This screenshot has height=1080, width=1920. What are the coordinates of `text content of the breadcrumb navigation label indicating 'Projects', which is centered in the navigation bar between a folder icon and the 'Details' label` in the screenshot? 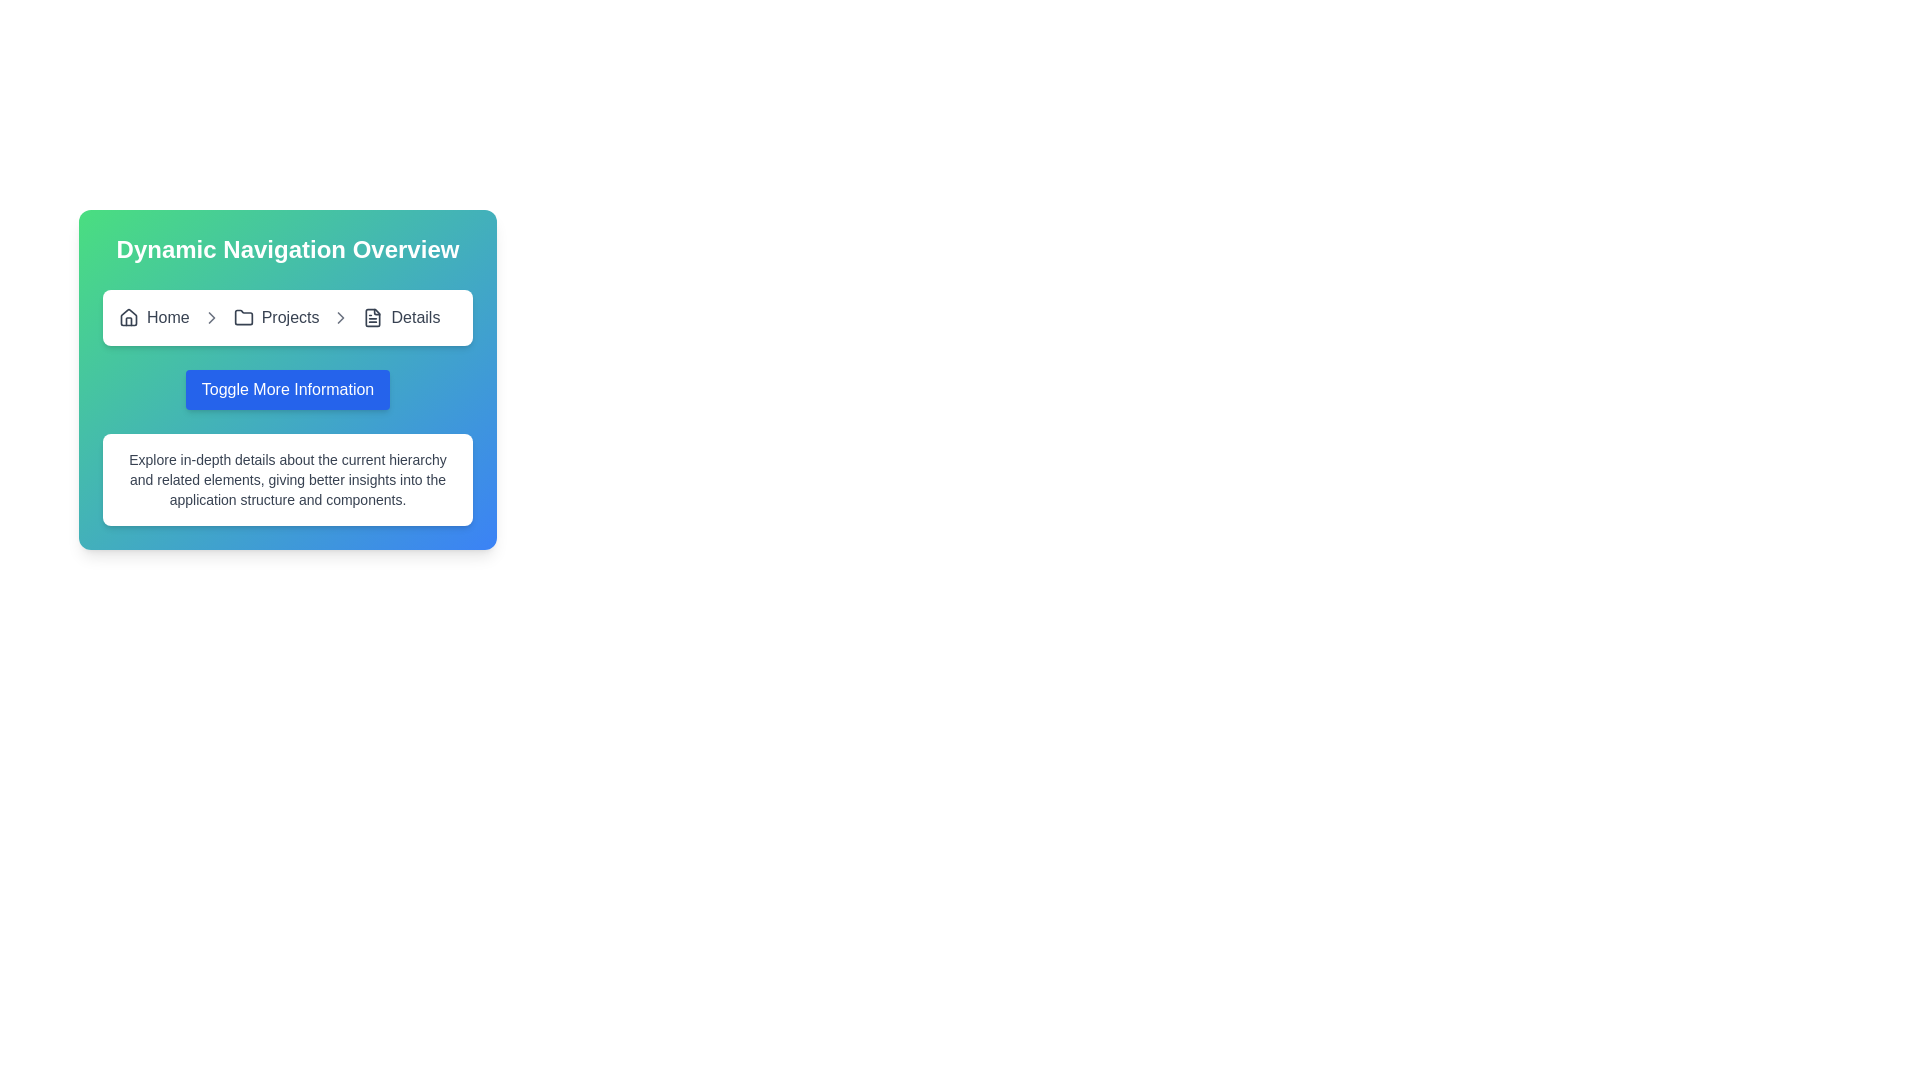 It's located at (289, 316).